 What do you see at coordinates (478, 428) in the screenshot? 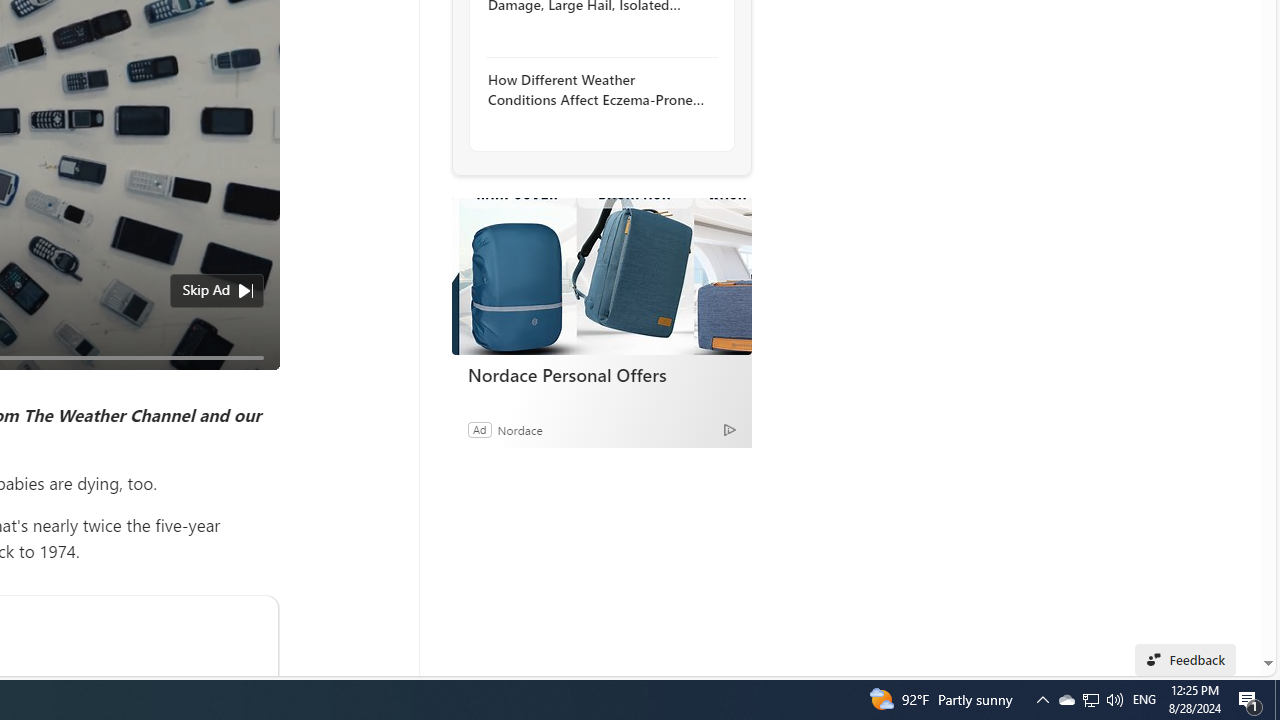
I see `'Ad'` at bounding box center [478, 428].